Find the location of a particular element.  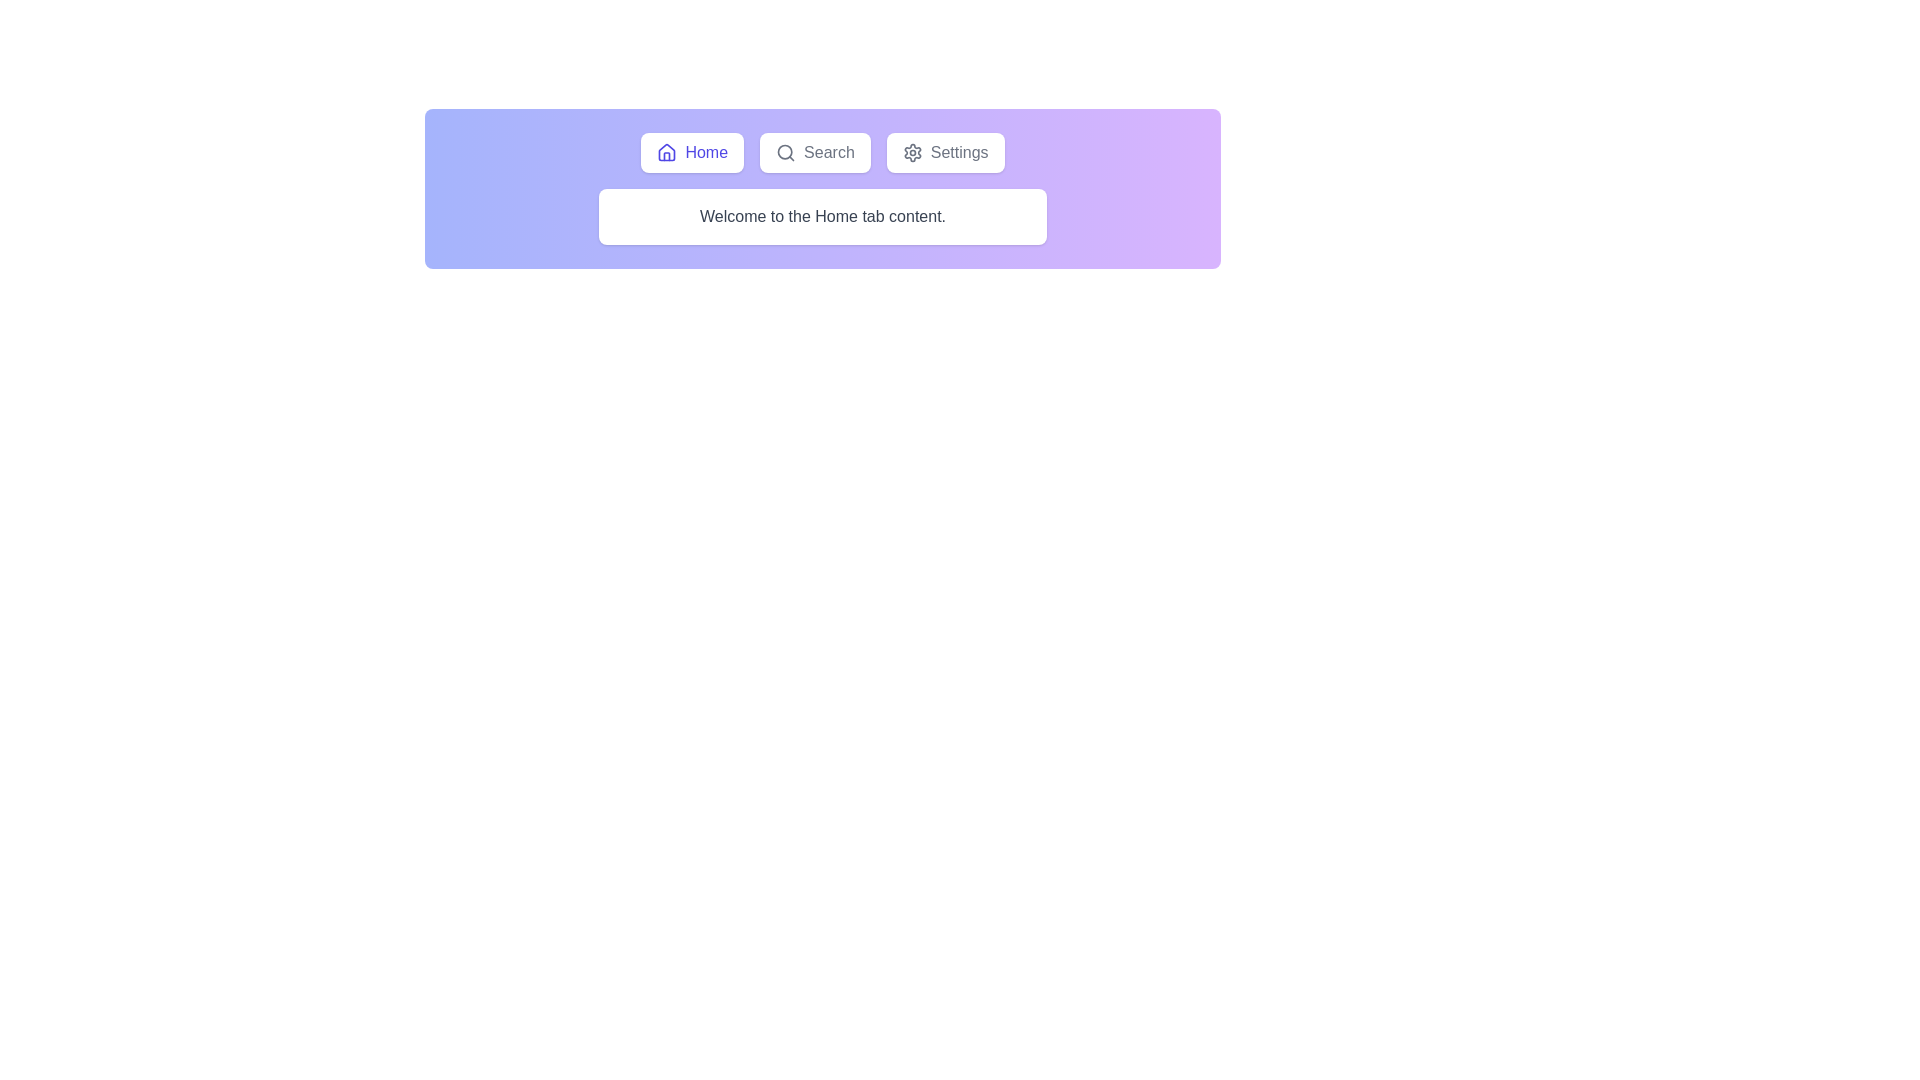

the 'Home' button that contains a stylized house icon is located at coordinates (667, 152).